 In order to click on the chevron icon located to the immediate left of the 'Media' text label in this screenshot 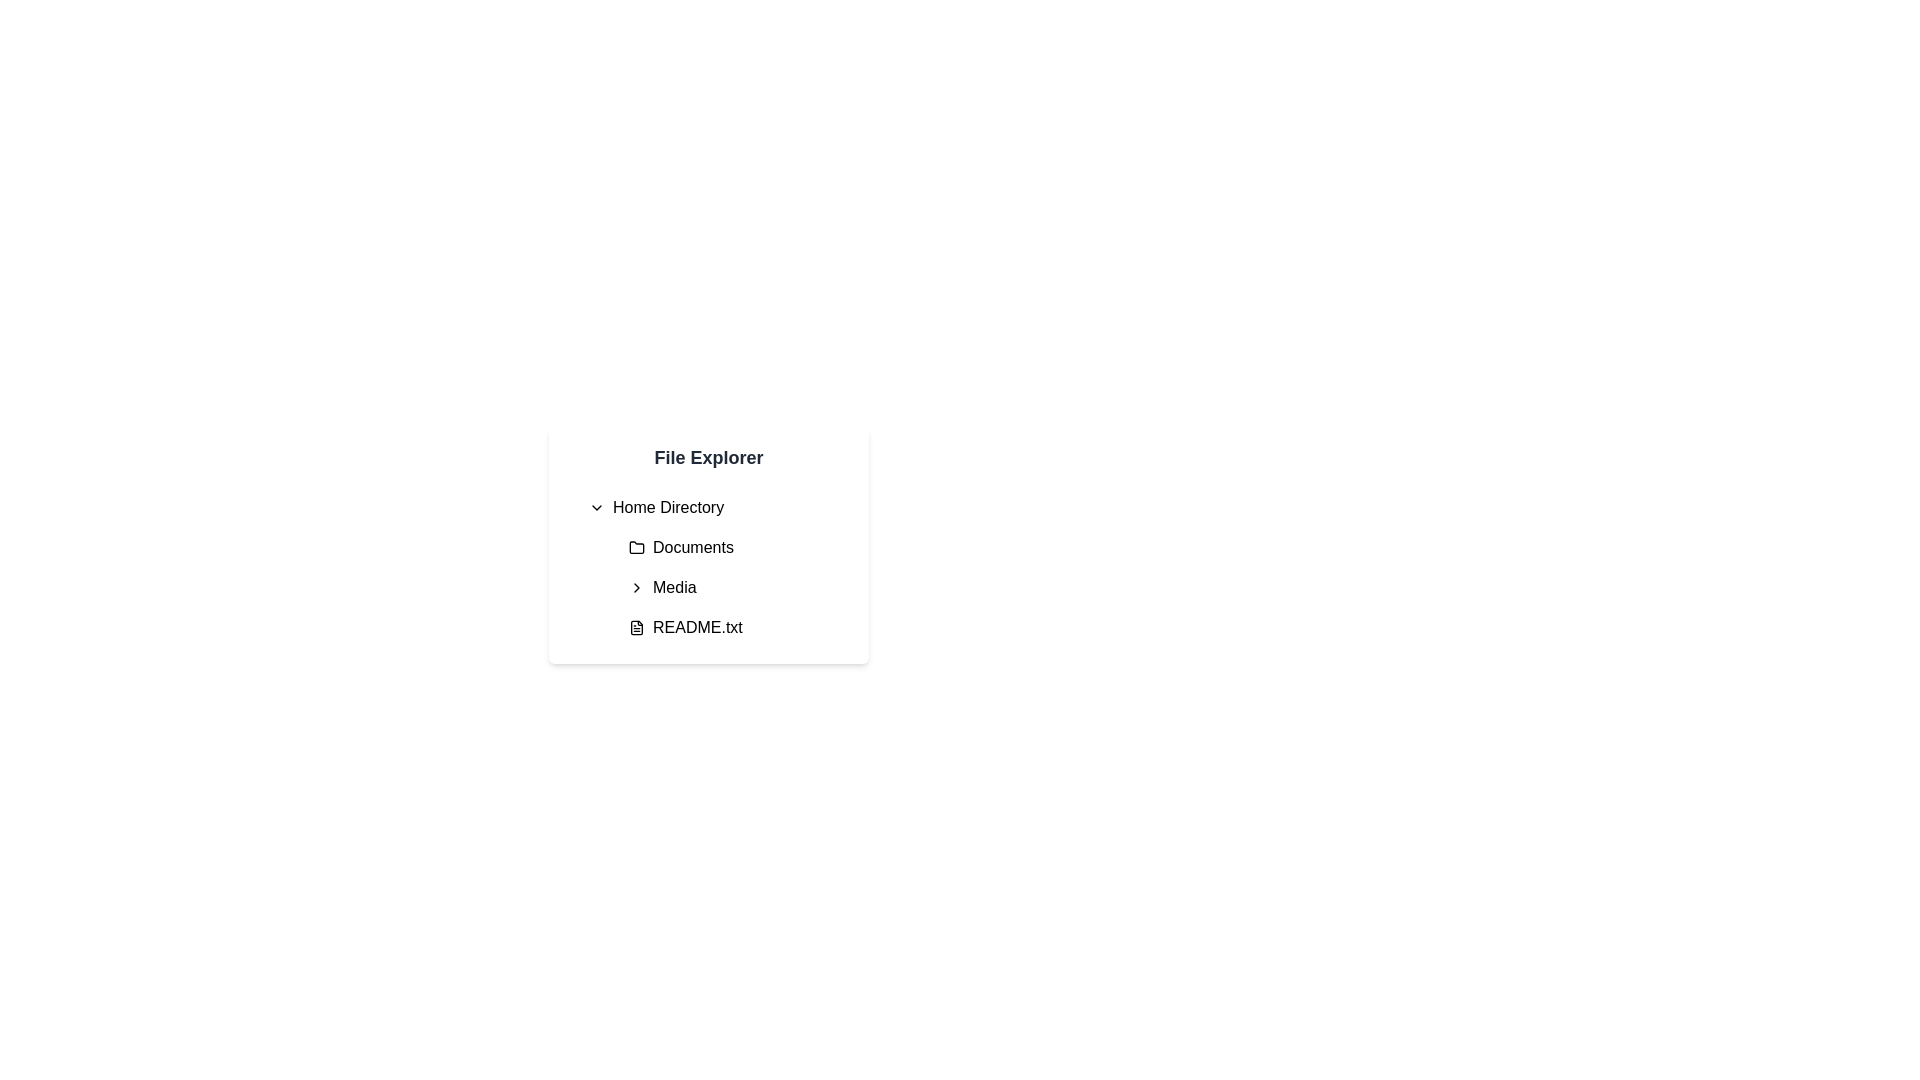, I will do `click(636, 586)`.